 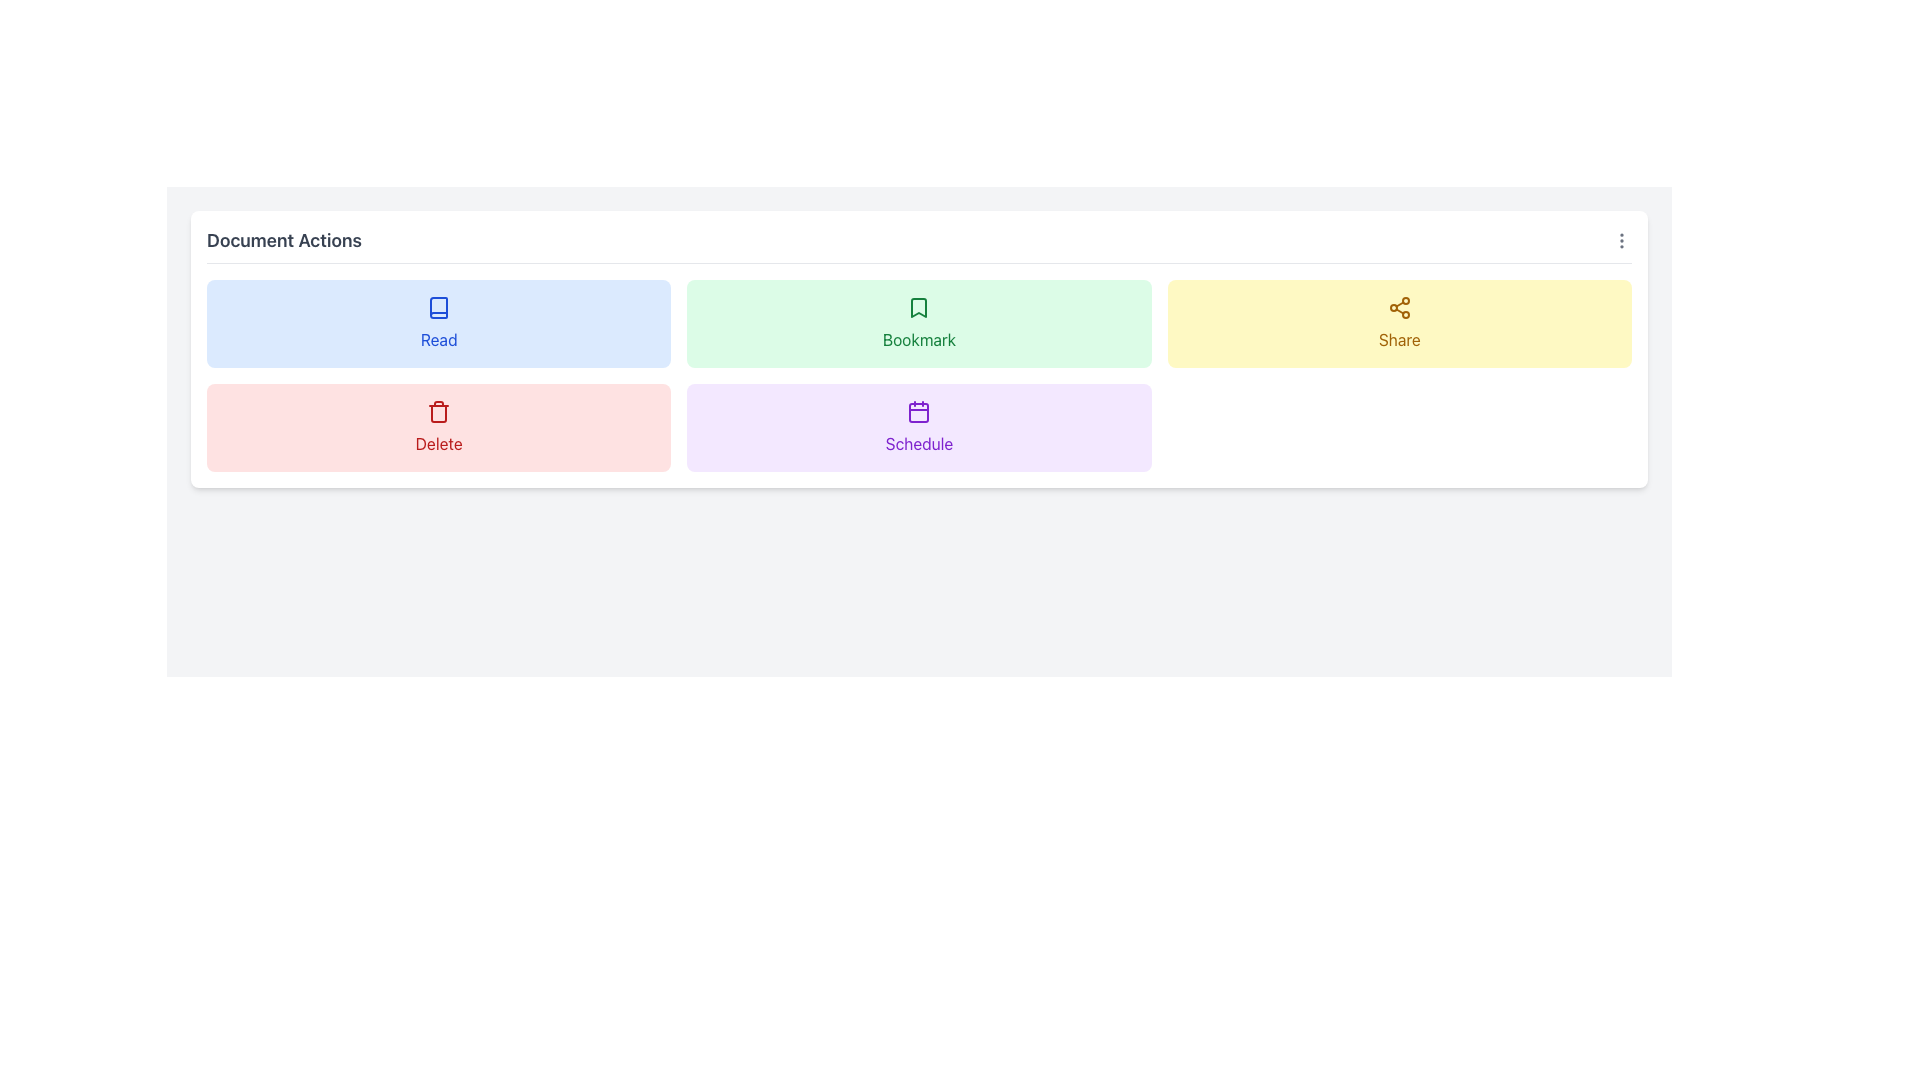 I want to click on the calendar icon located in the lower right section of the grid, directly above the 'Schedule' label and to the right of the red trash icon, so click(x=918, y=411).